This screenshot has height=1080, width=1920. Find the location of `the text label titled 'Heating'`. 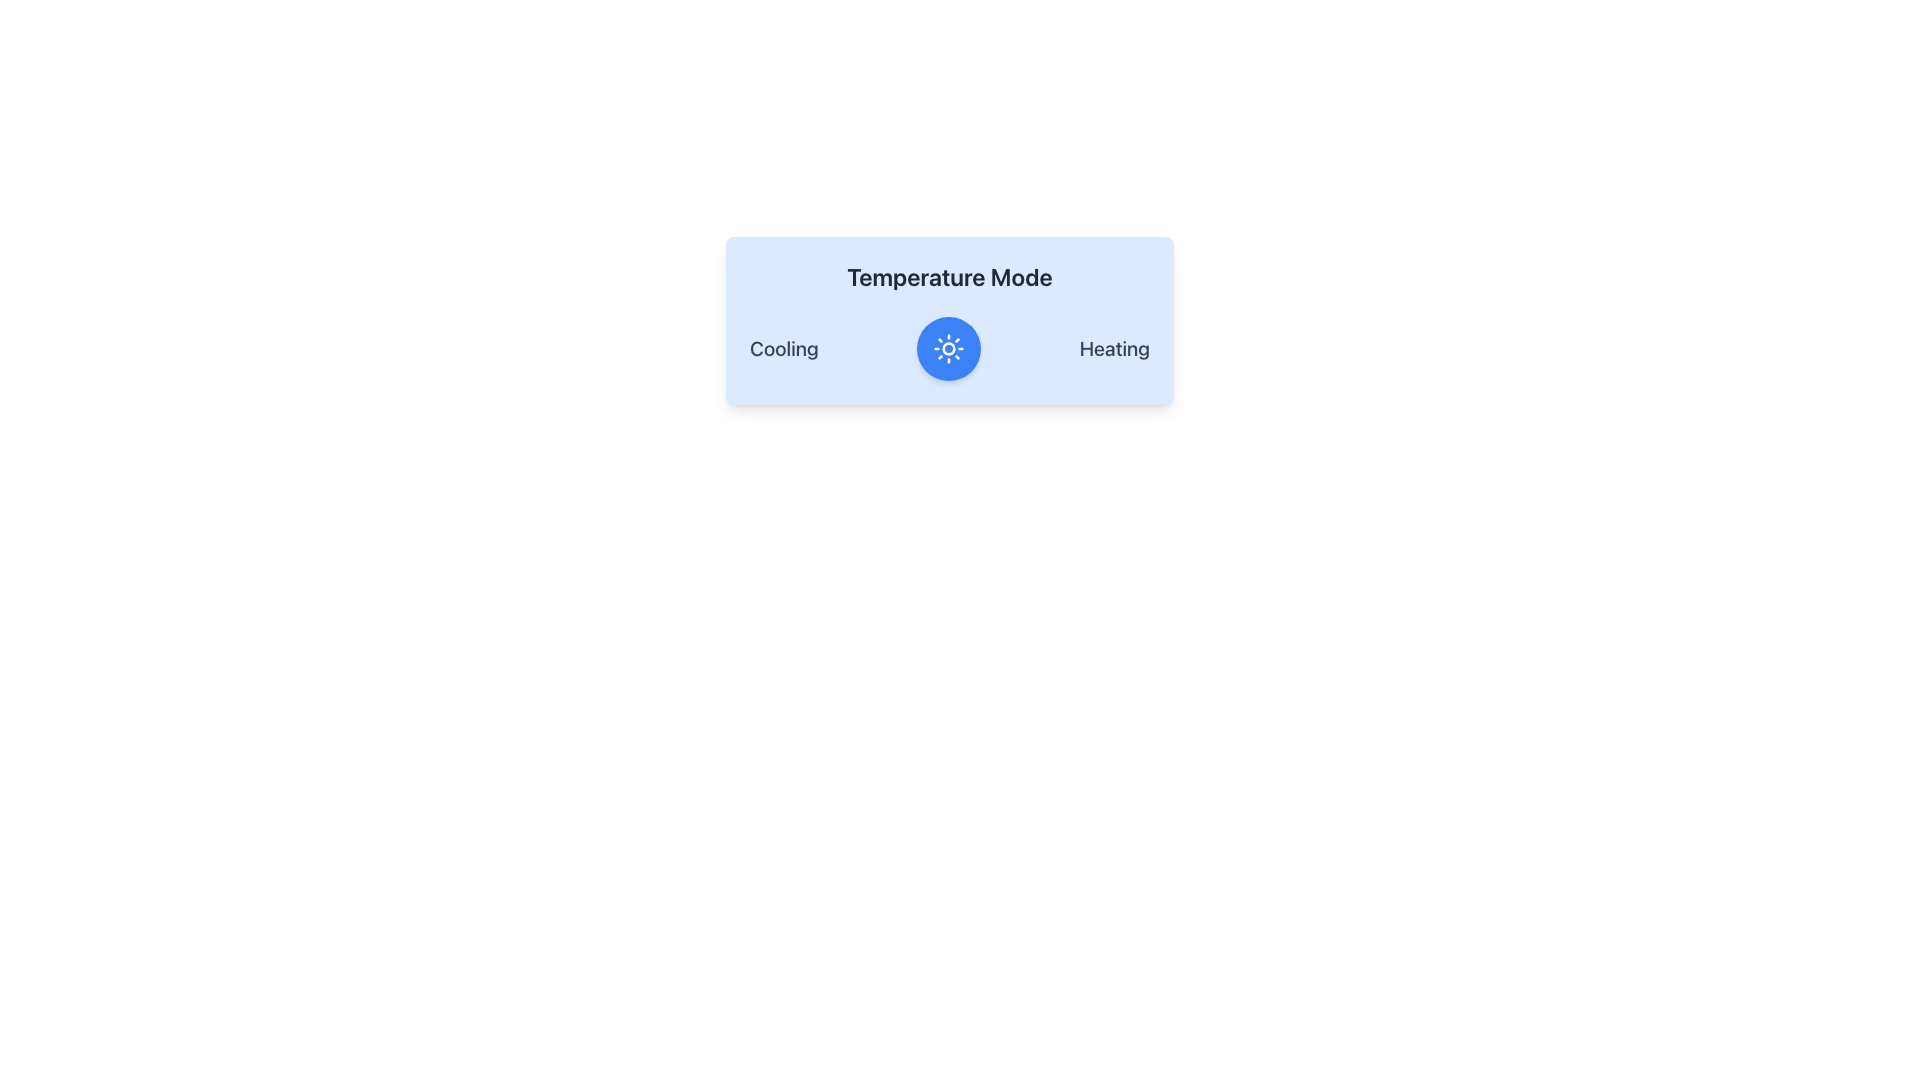

the text label titled 'Heating' is located at coordinates (1113, 347).